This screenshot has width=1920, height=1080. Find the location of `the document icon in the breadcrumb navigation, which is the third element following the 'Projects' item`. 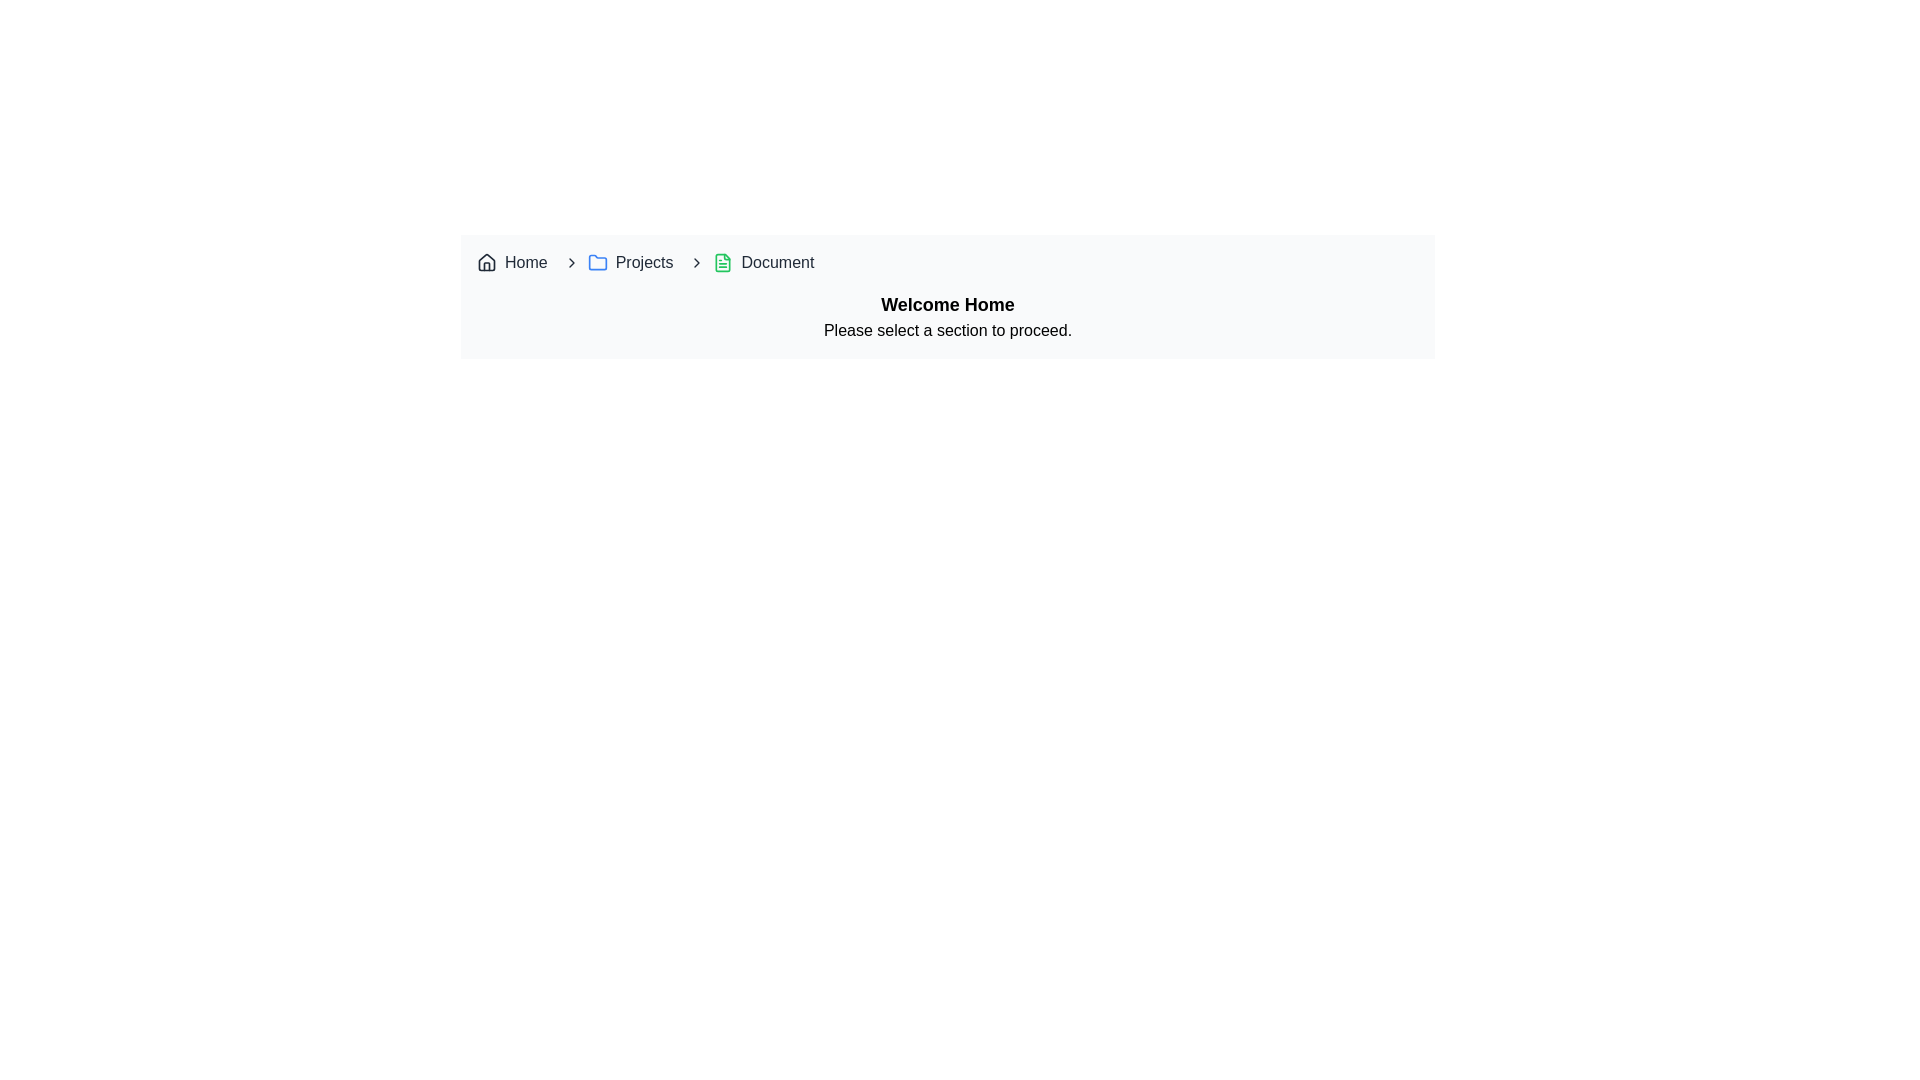

the document icon in the breadcrumb navigation, which is the third element following the 'Projects' item is located at coordinates (722, 261).